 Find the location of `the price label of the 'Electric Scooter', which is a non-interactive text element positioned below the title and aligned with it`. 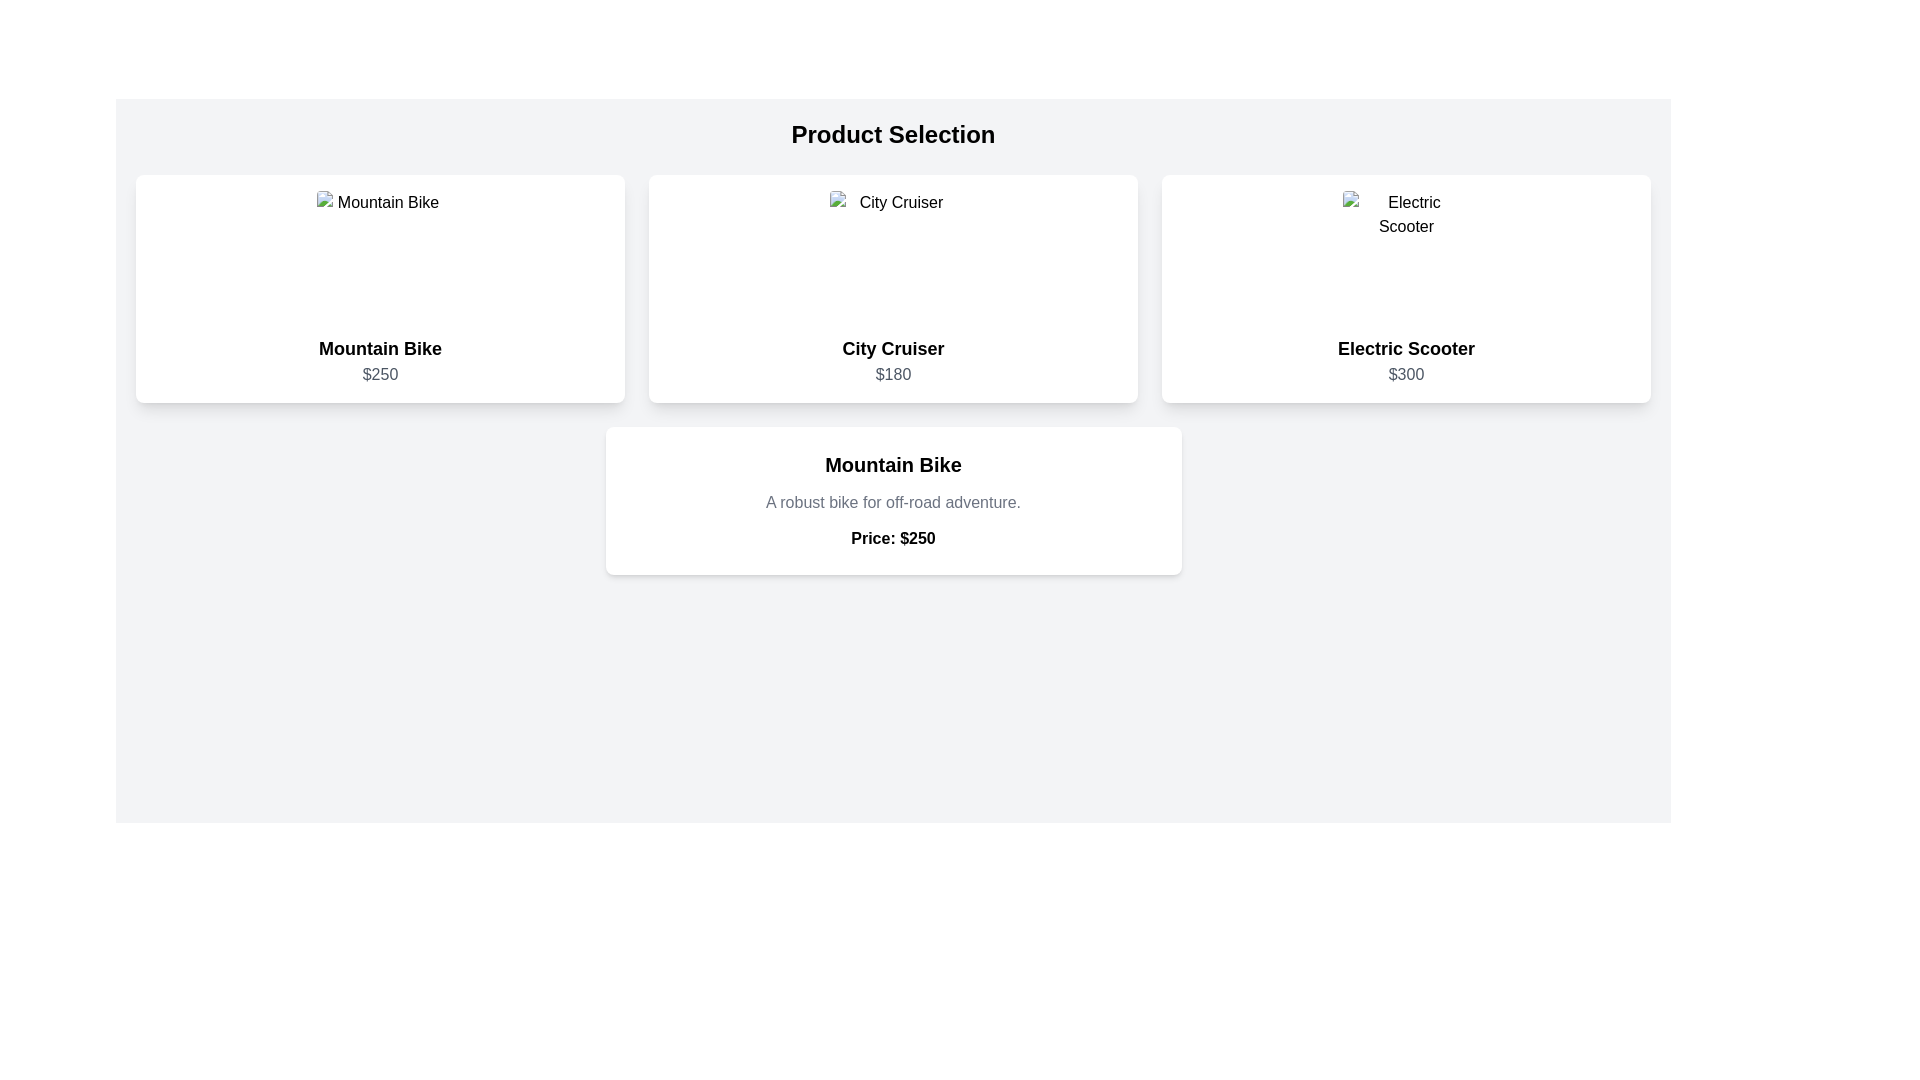

the price label of the 'Electric Scooter', which is a non-interactive text element positioned below the title and aligned with it is located at coordinates (1405, 374).